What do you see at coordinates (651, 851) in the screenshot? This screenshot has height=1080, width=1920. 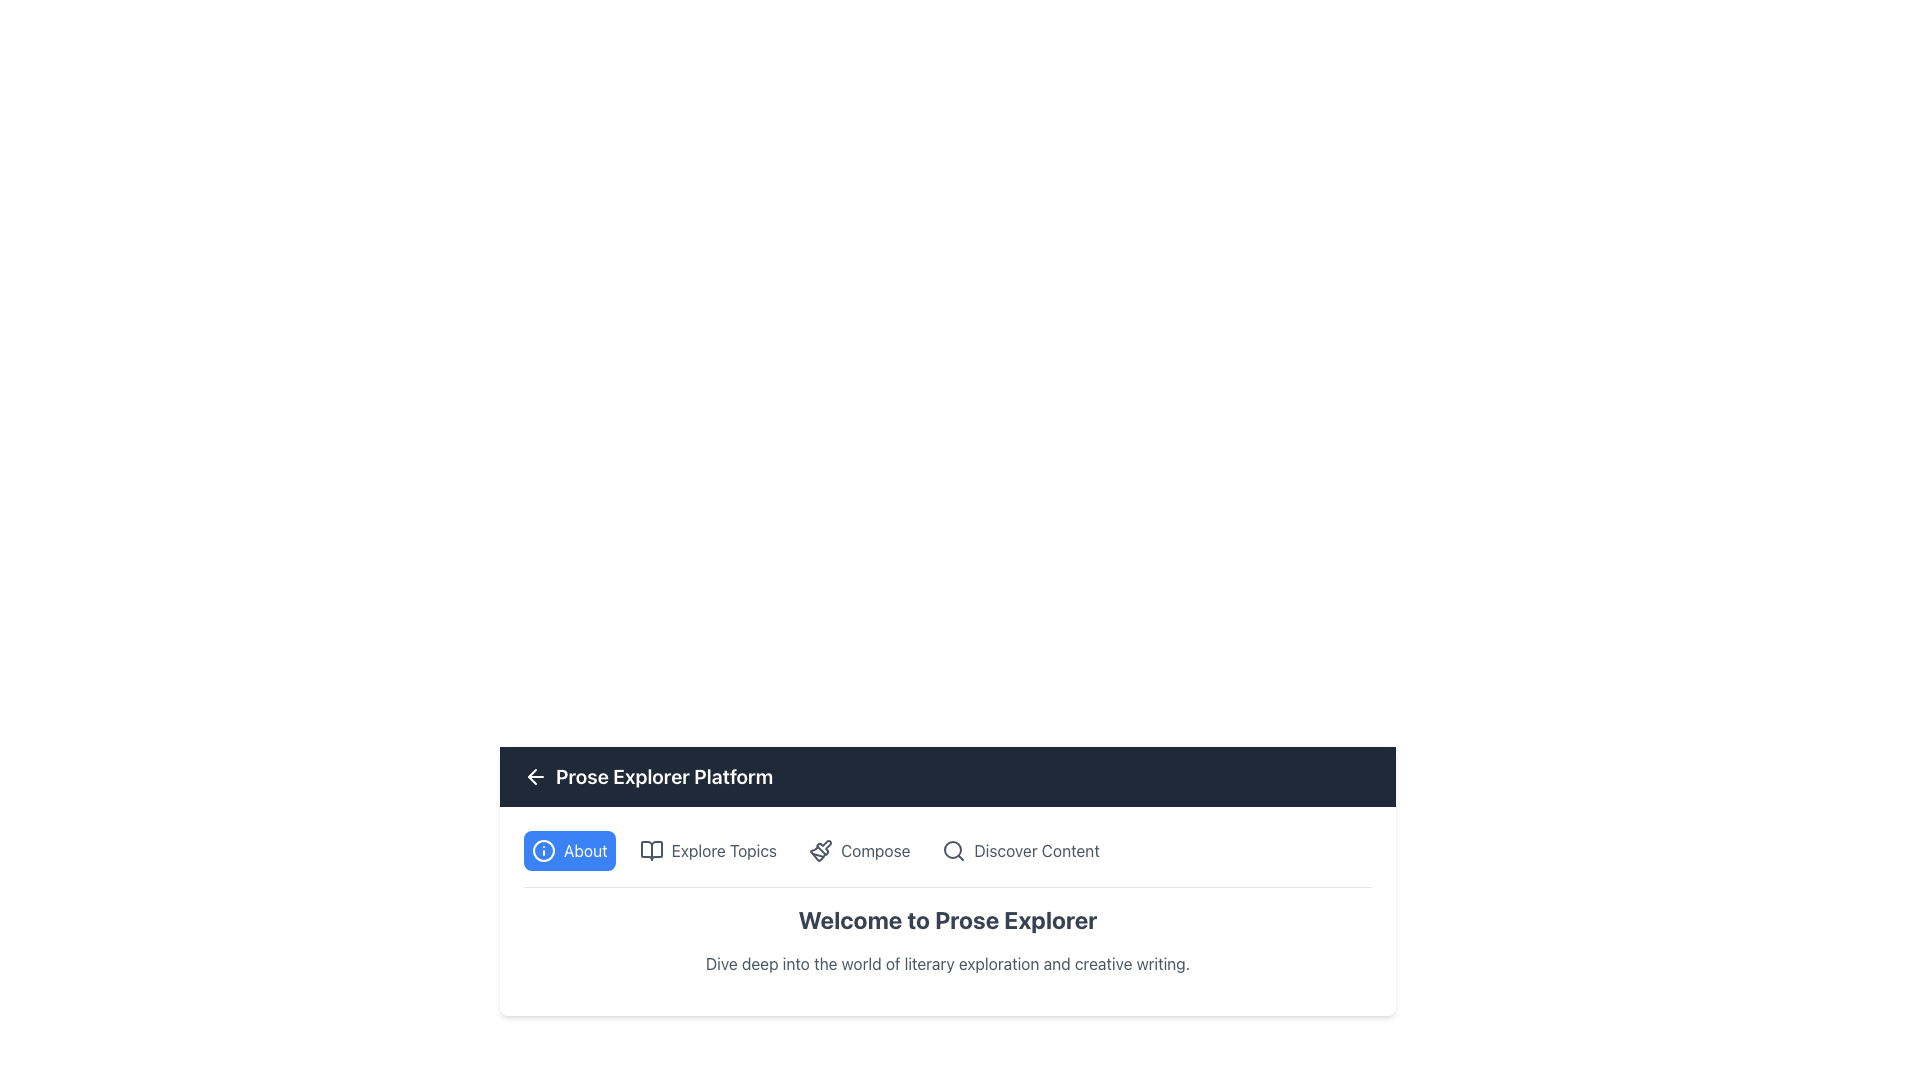 I see `the 'Explore Topics' icon, which is the leftmost element in the 'Explore Topics' section and is aligned with the 'About' button` at bounding box center [651, 851].